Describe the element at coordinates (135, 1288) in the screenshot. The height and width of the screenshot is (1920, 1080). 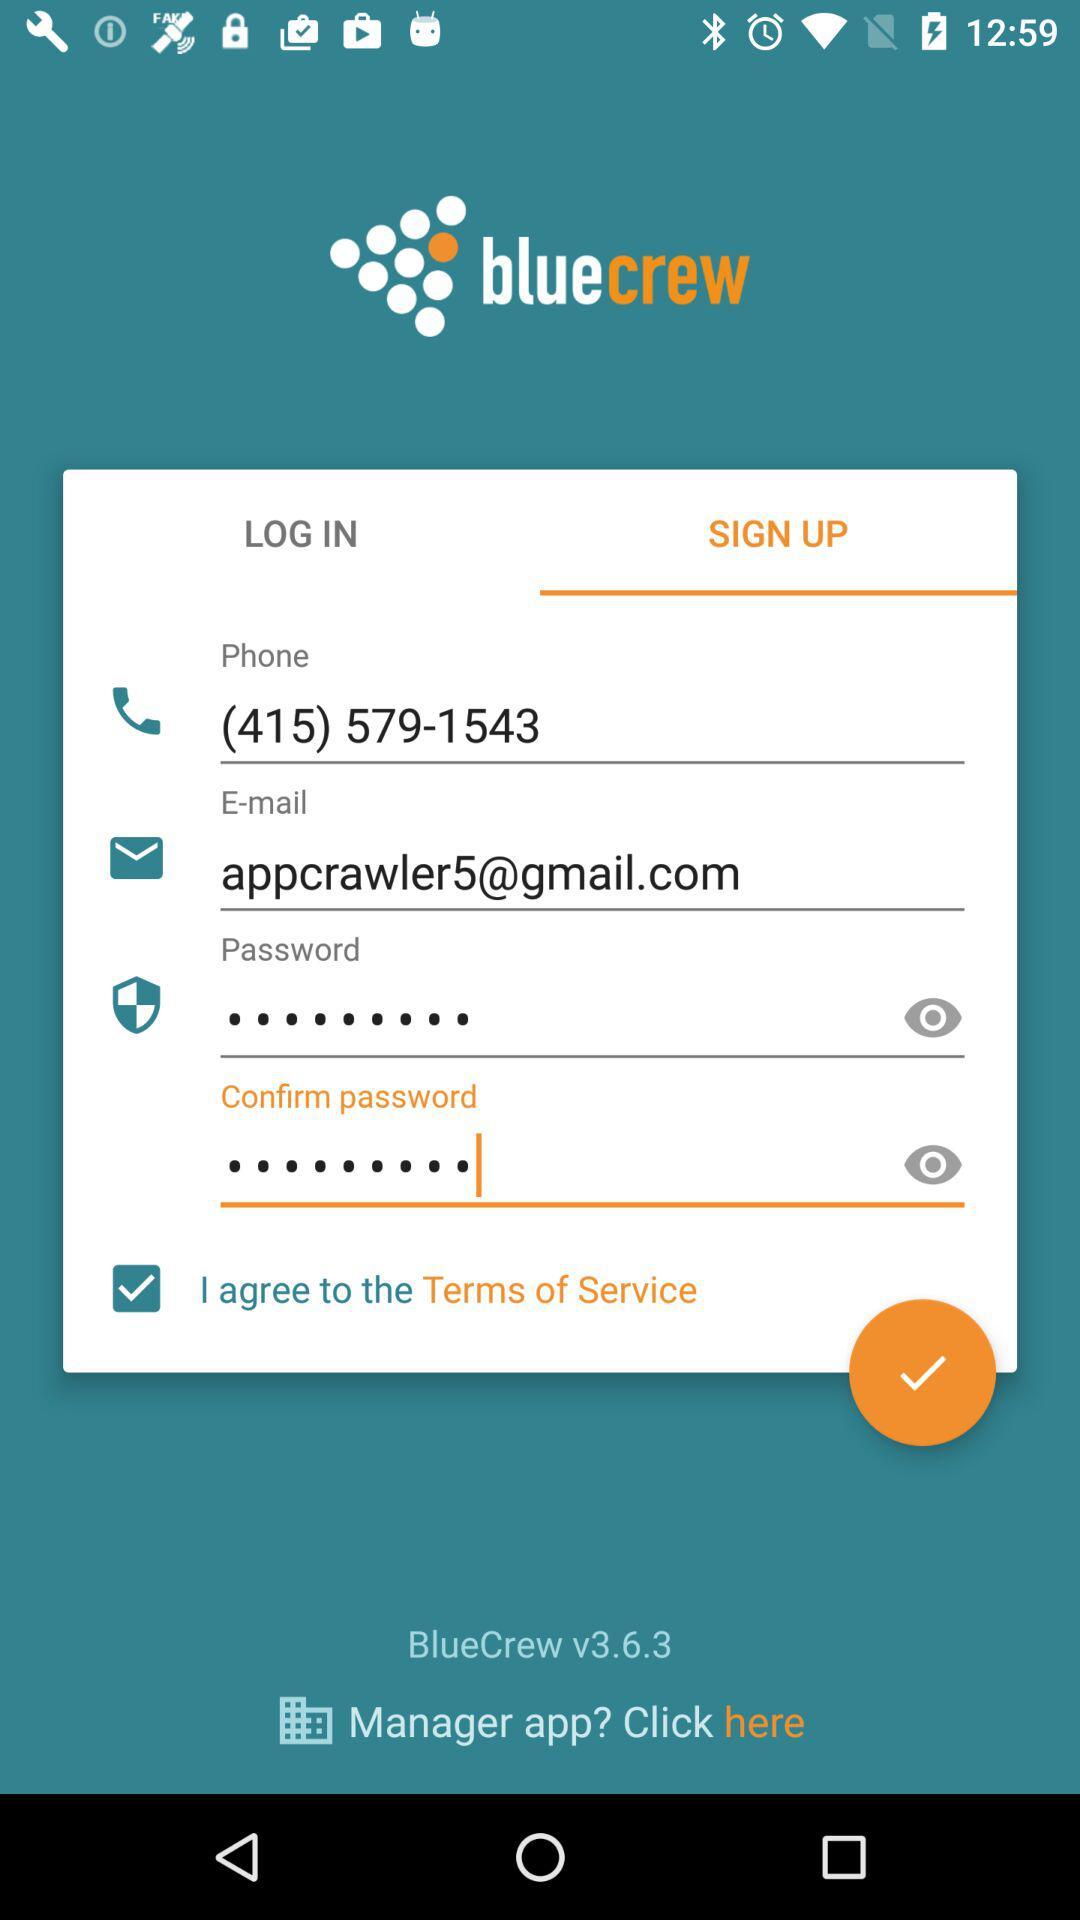
I see `item next to i agree to item` at that location.